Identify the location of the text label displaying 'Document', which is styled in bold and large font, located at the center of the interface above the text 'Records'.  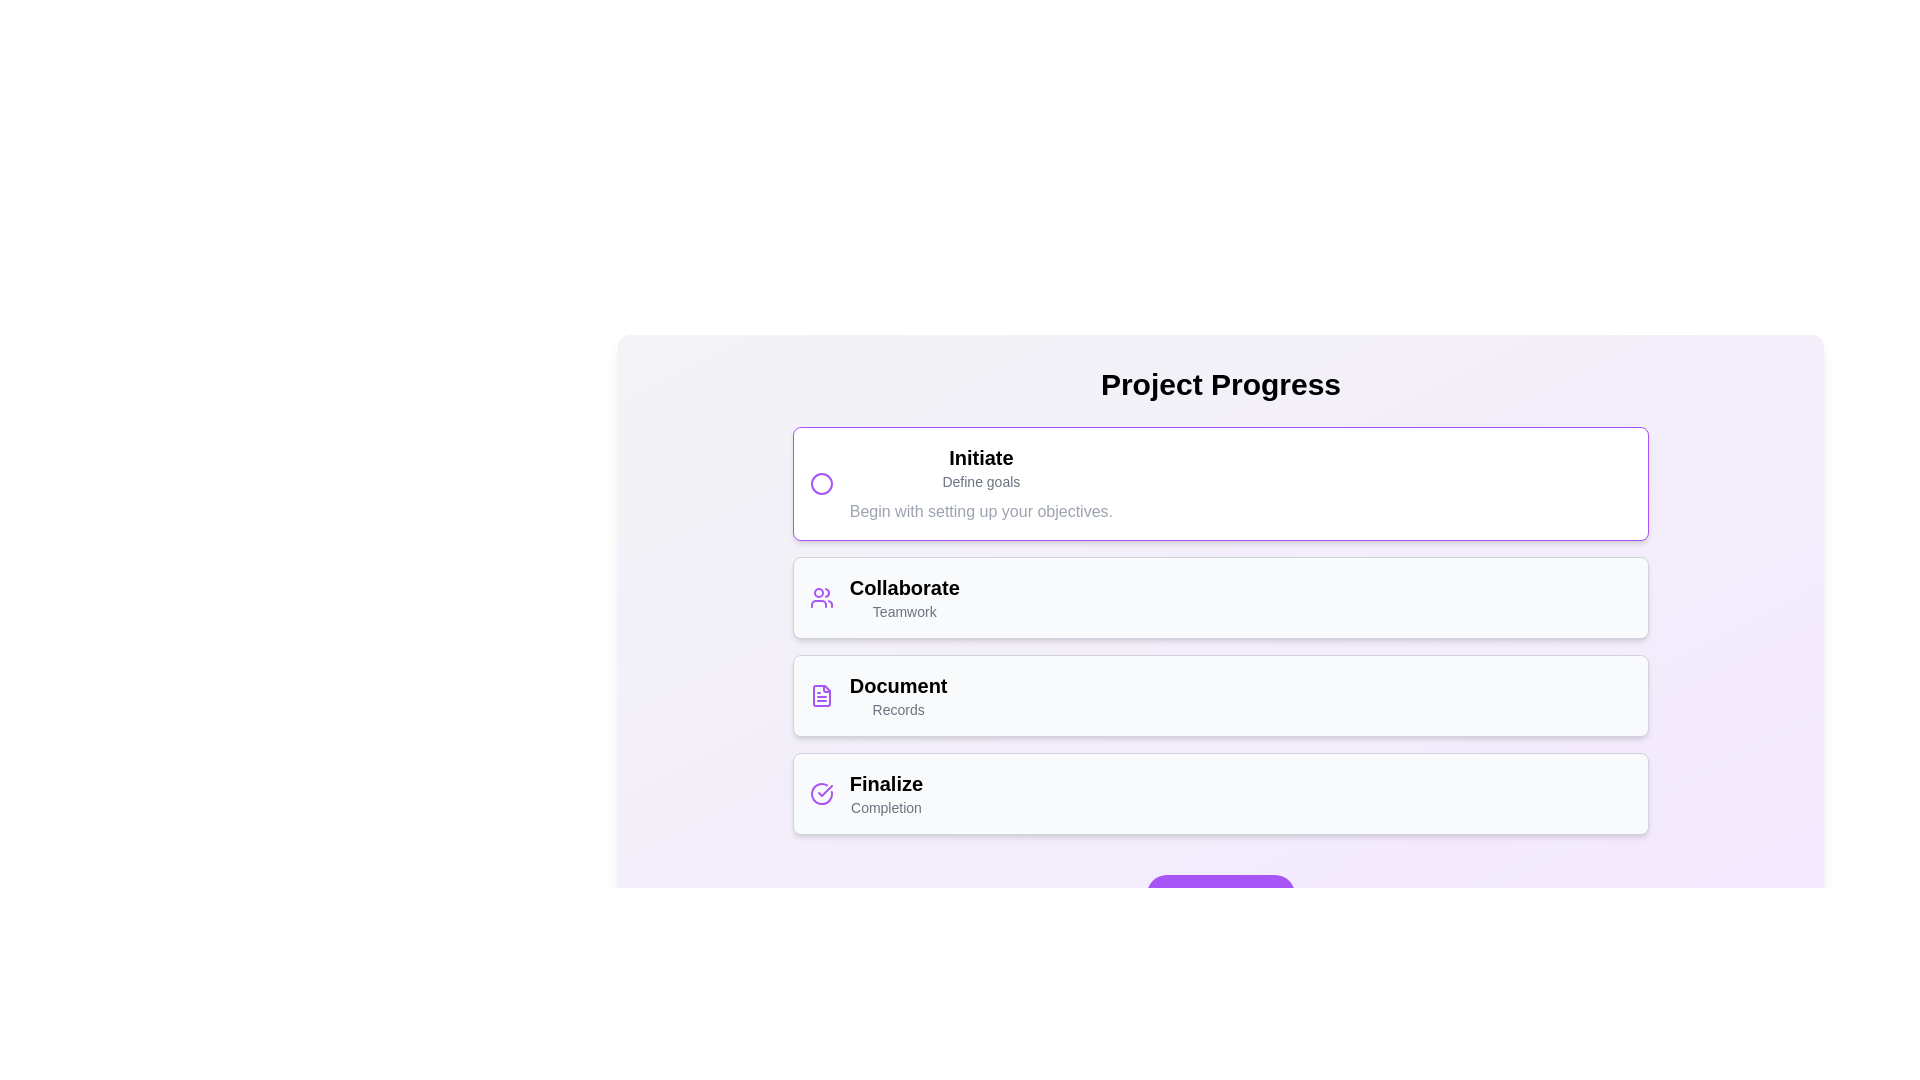
(897, 685).